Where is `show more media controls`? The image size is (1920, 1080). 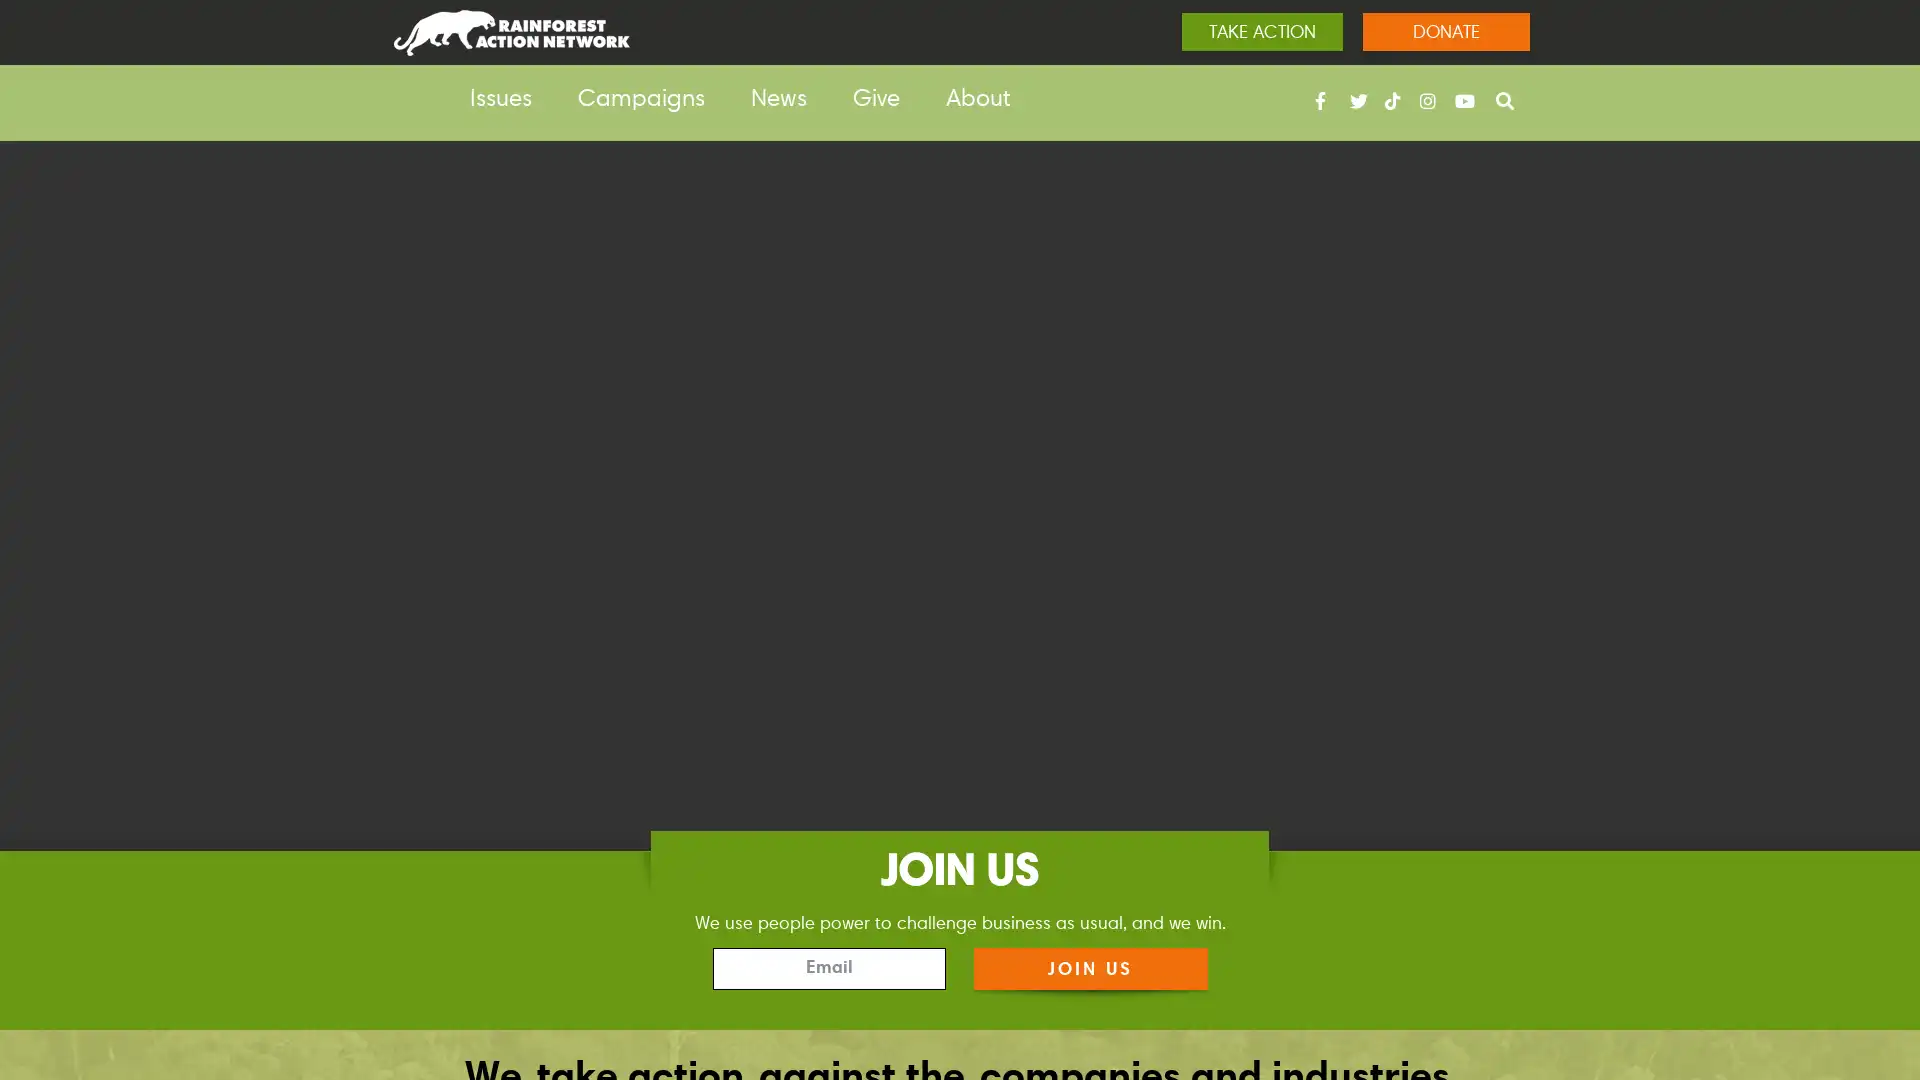
show more media controls is located at coordinates (1871, 974).